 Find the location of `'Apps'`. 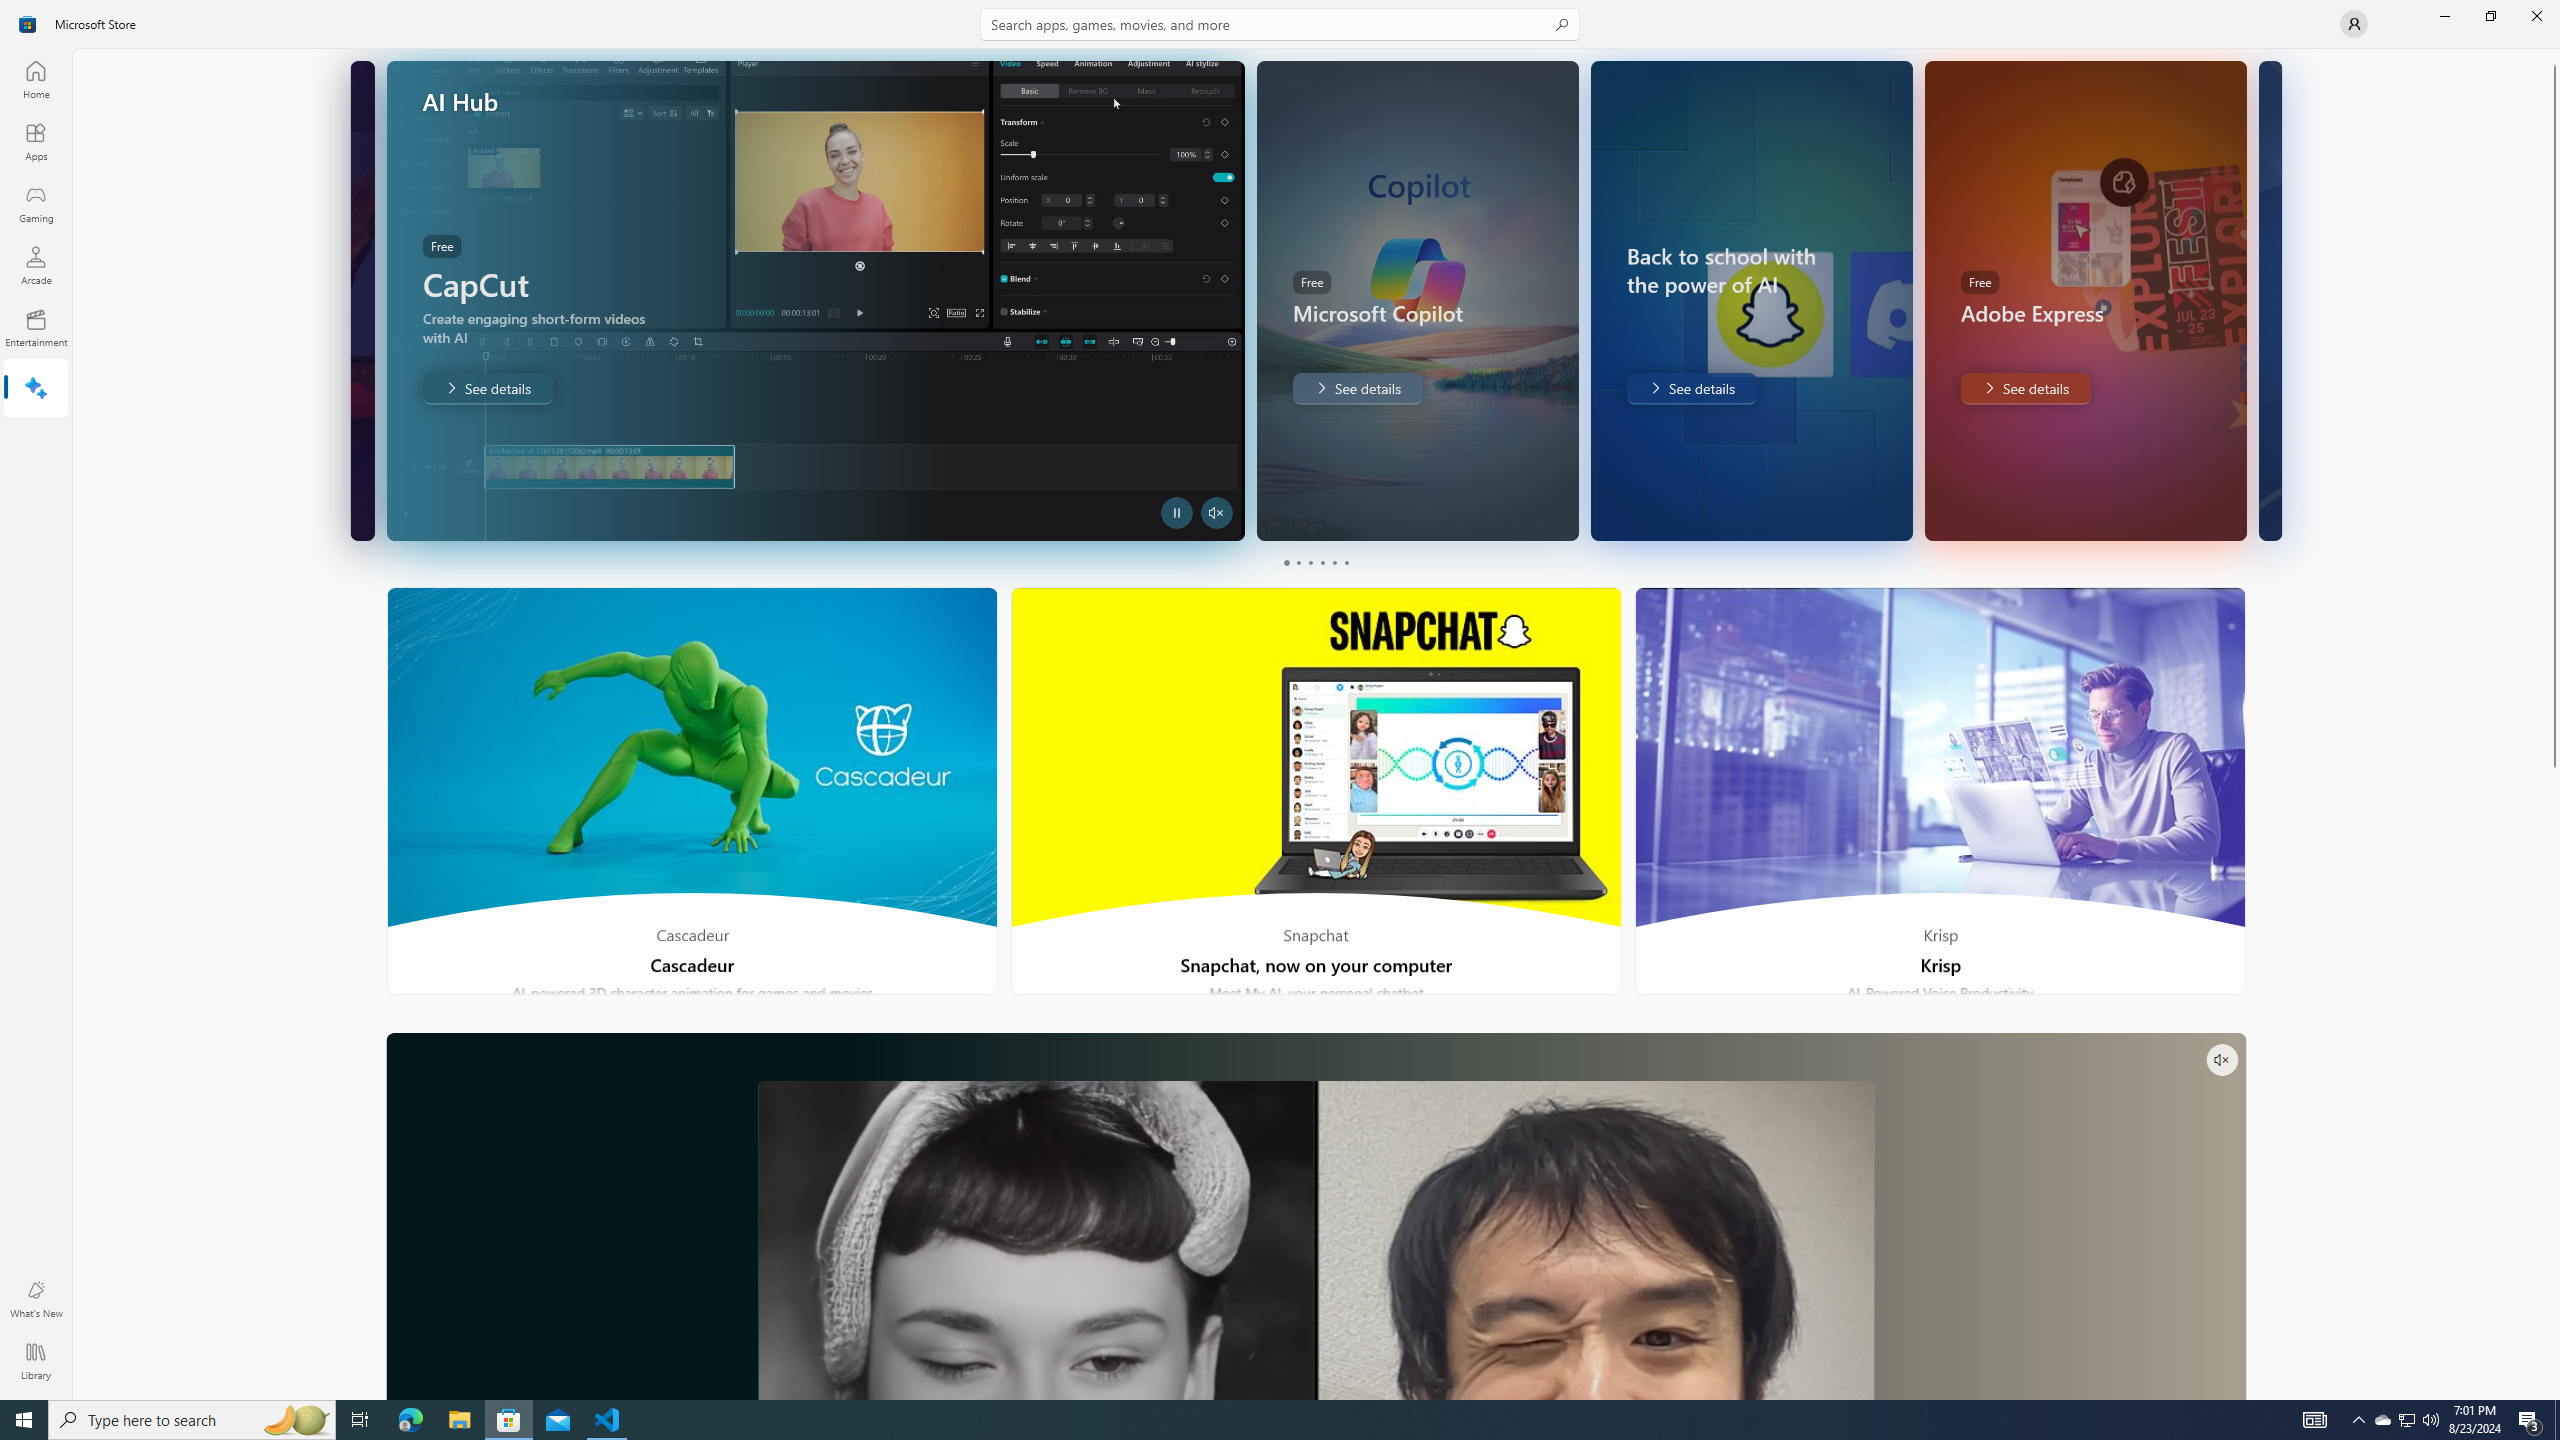

'Apps' is located at coordinates (34, 141).